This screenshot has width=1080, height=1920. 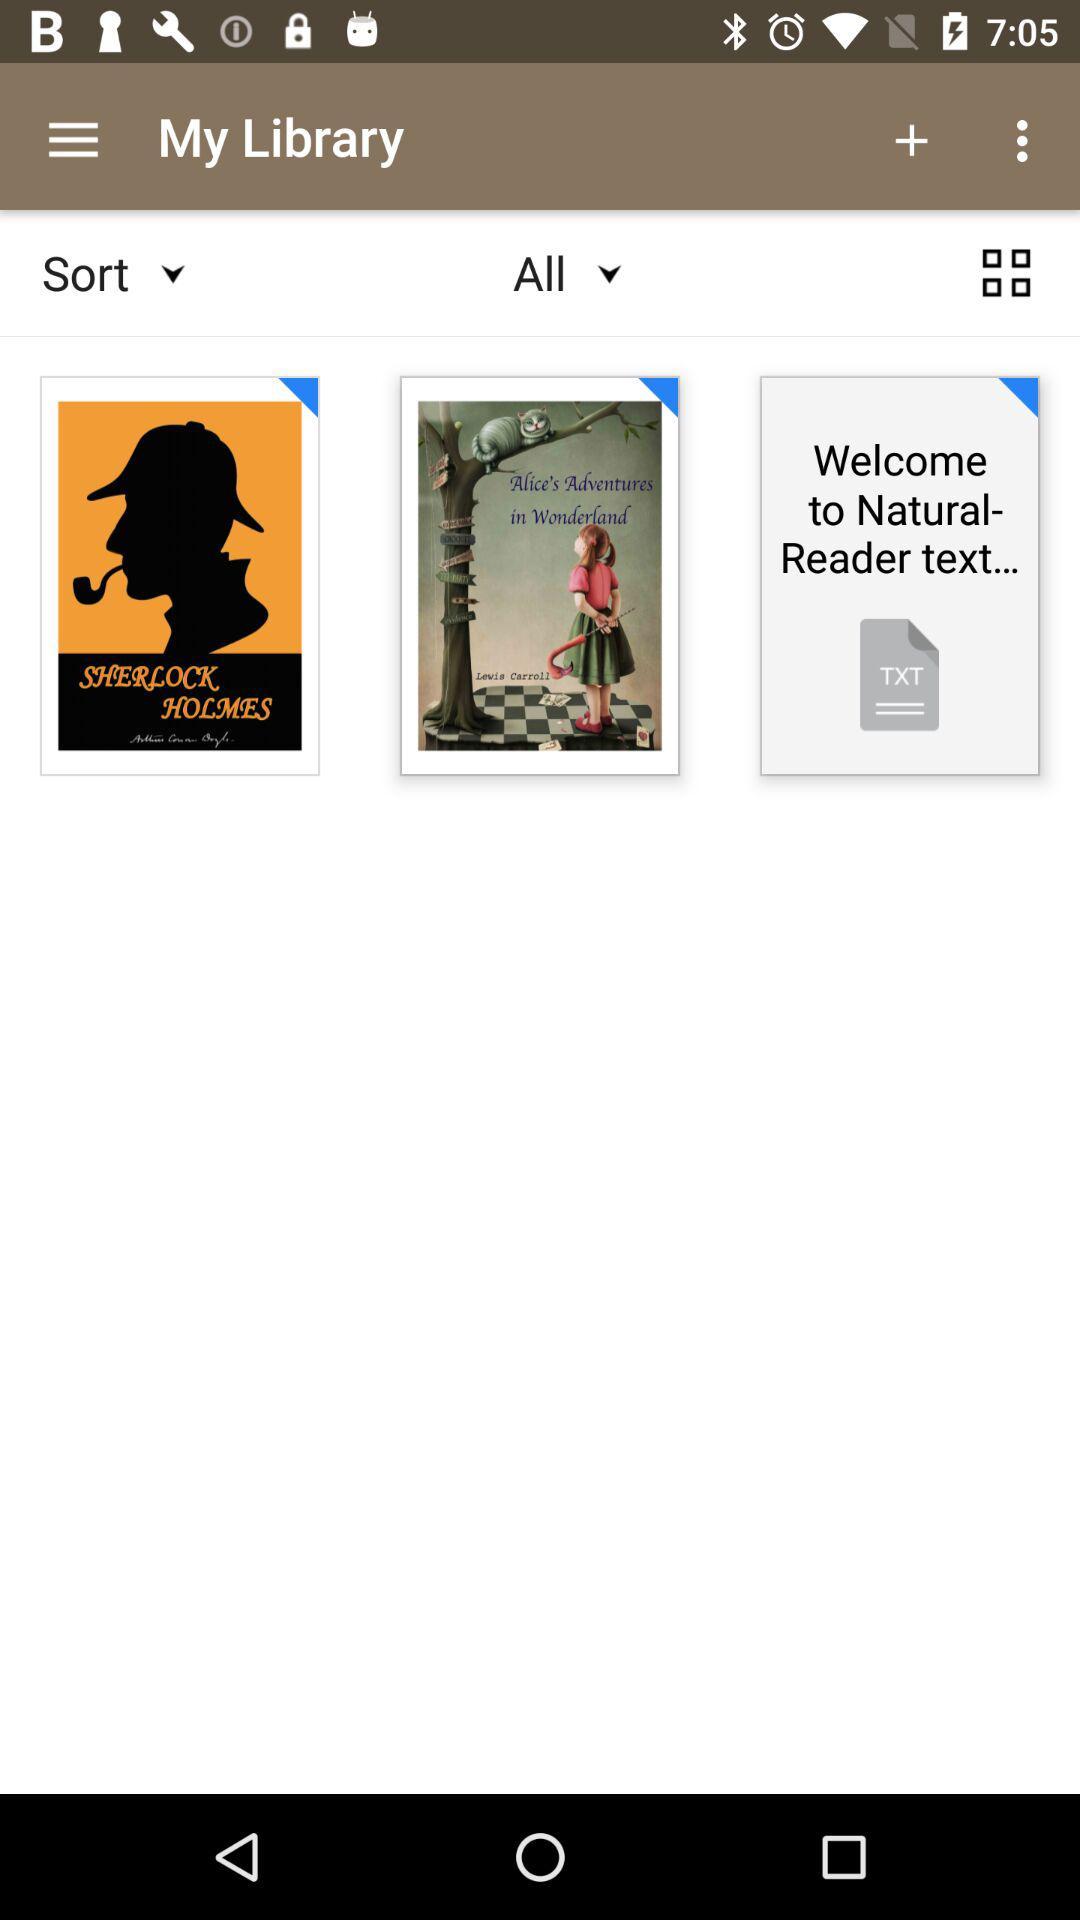 I want to click on the dashboard icon, so click(x=1006, y=291).